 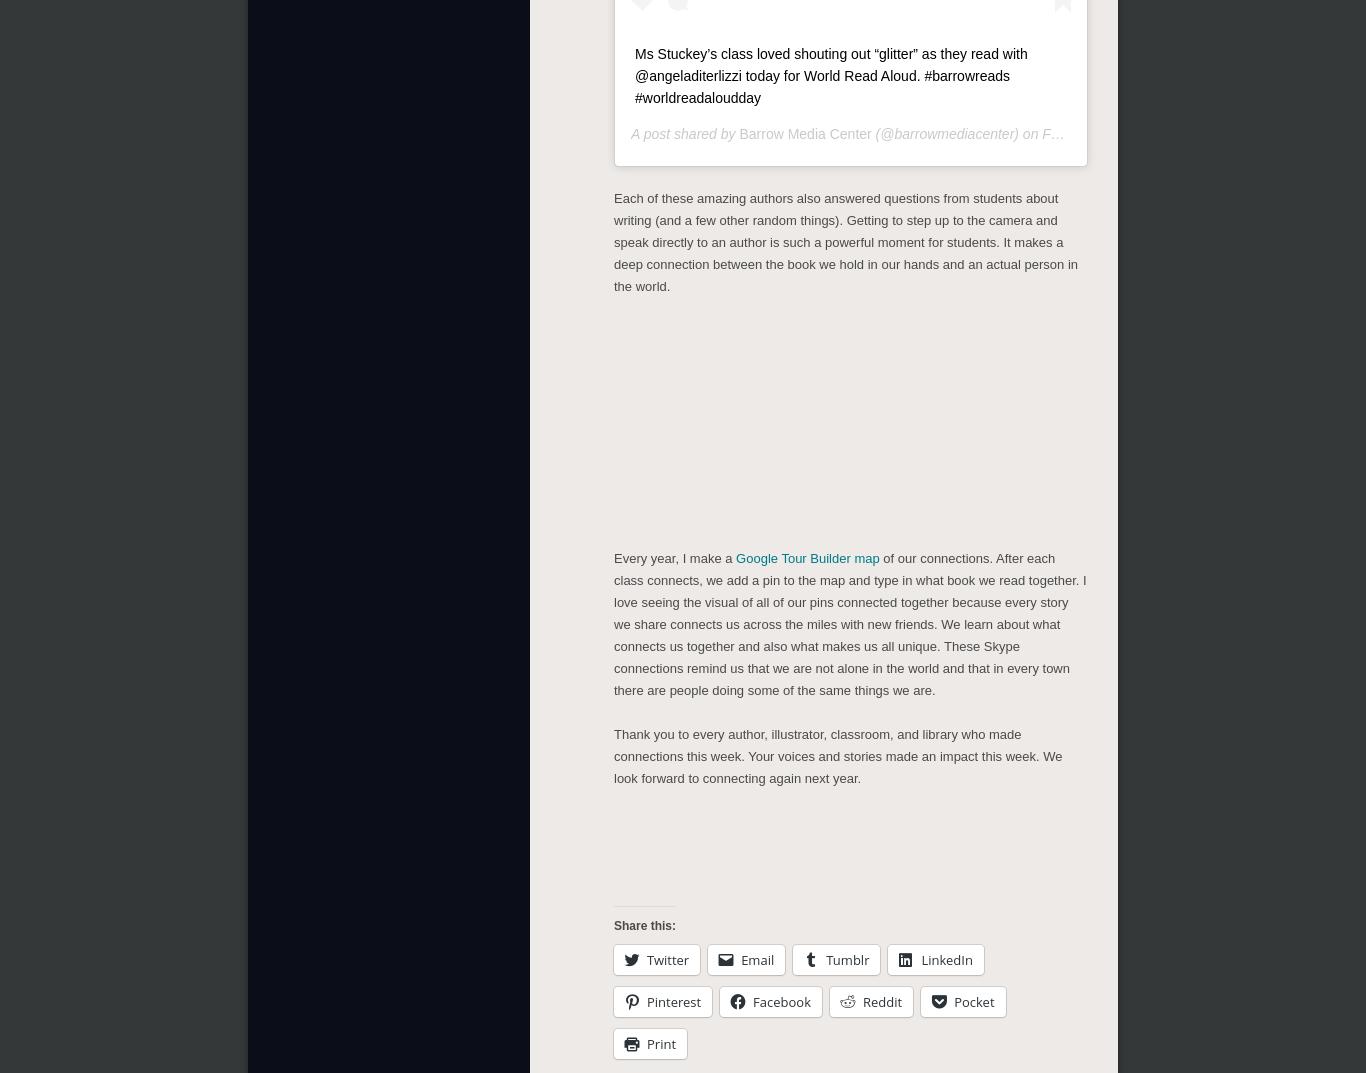 What do you see at coordinates (613, 922) in the screenshot?
I see `'Share this:'` at bounding box center [613, 922].